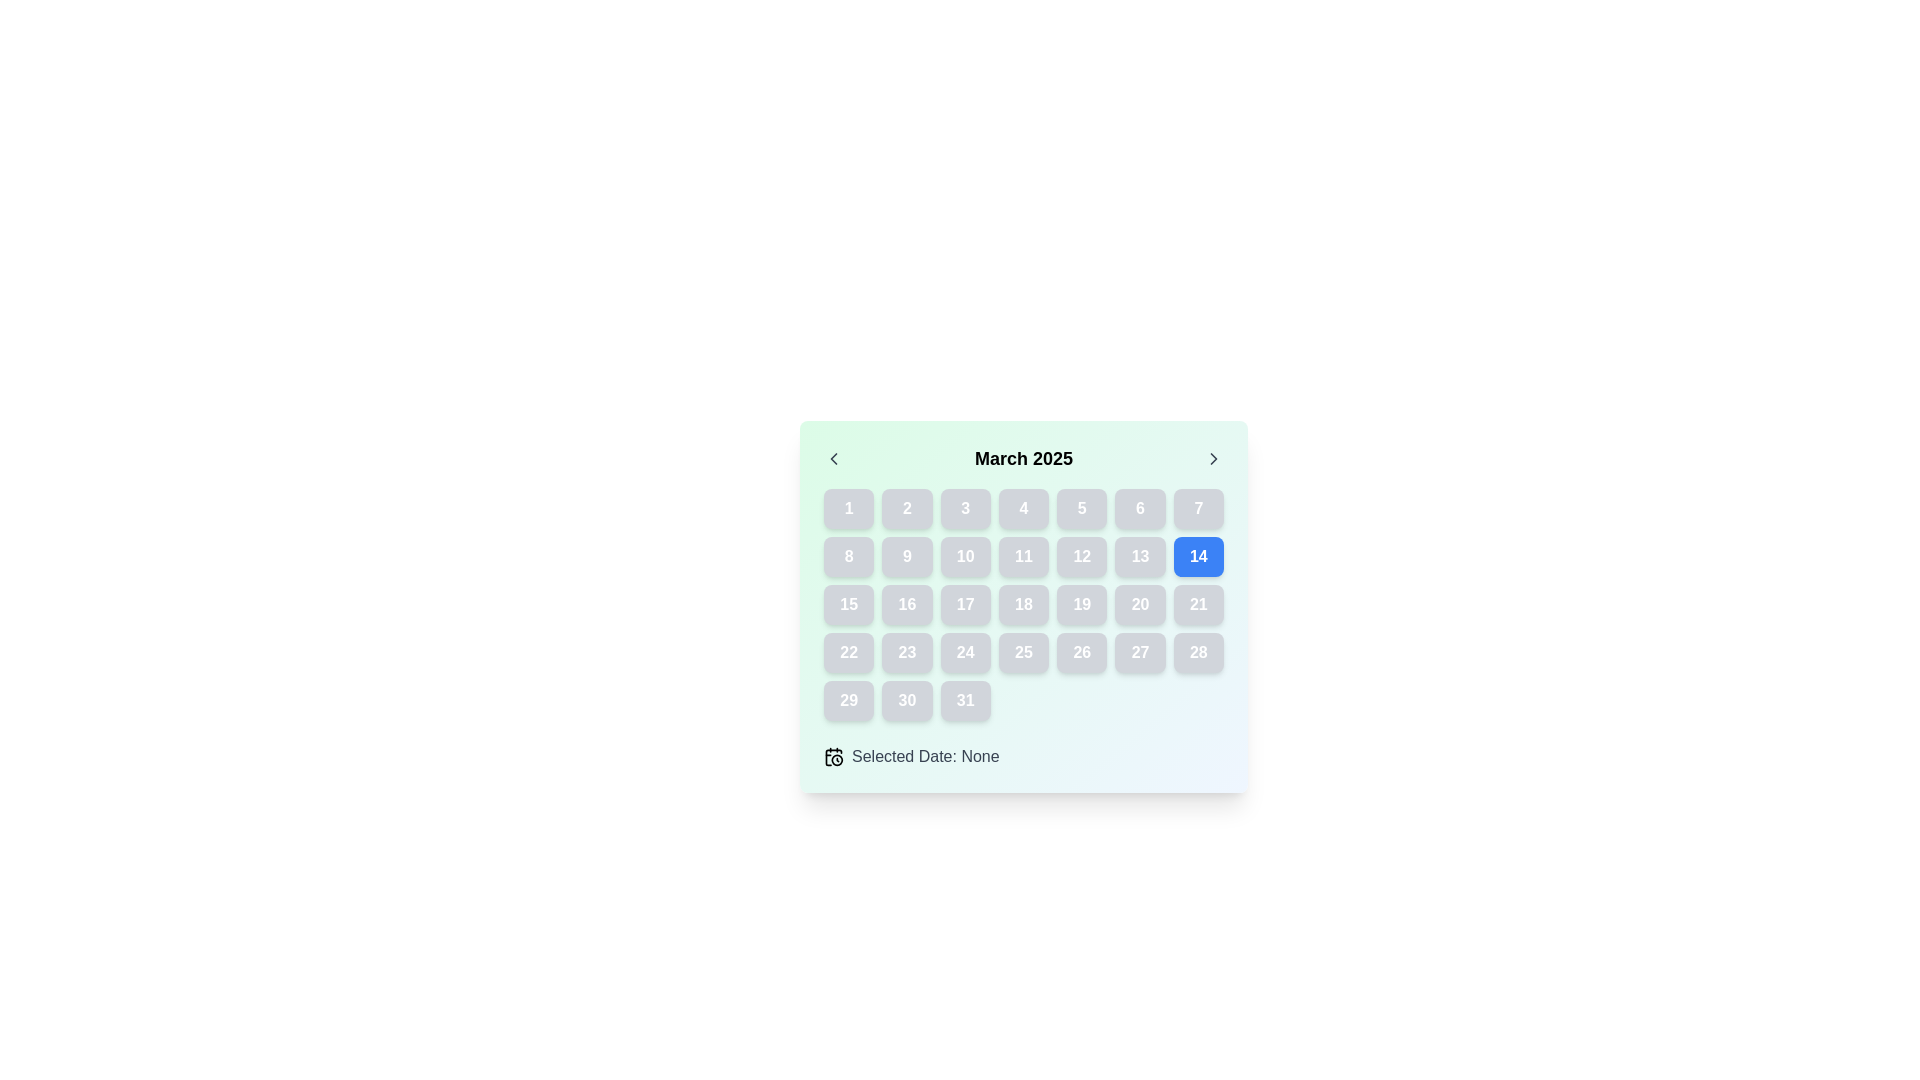 This screenshot has width=1920, height=1080. What do you see at coordinates (849, 556) in the screenshot?
I see `the button representing the 8th day in the calendar to change its background color` at bounding box center [849, 556].